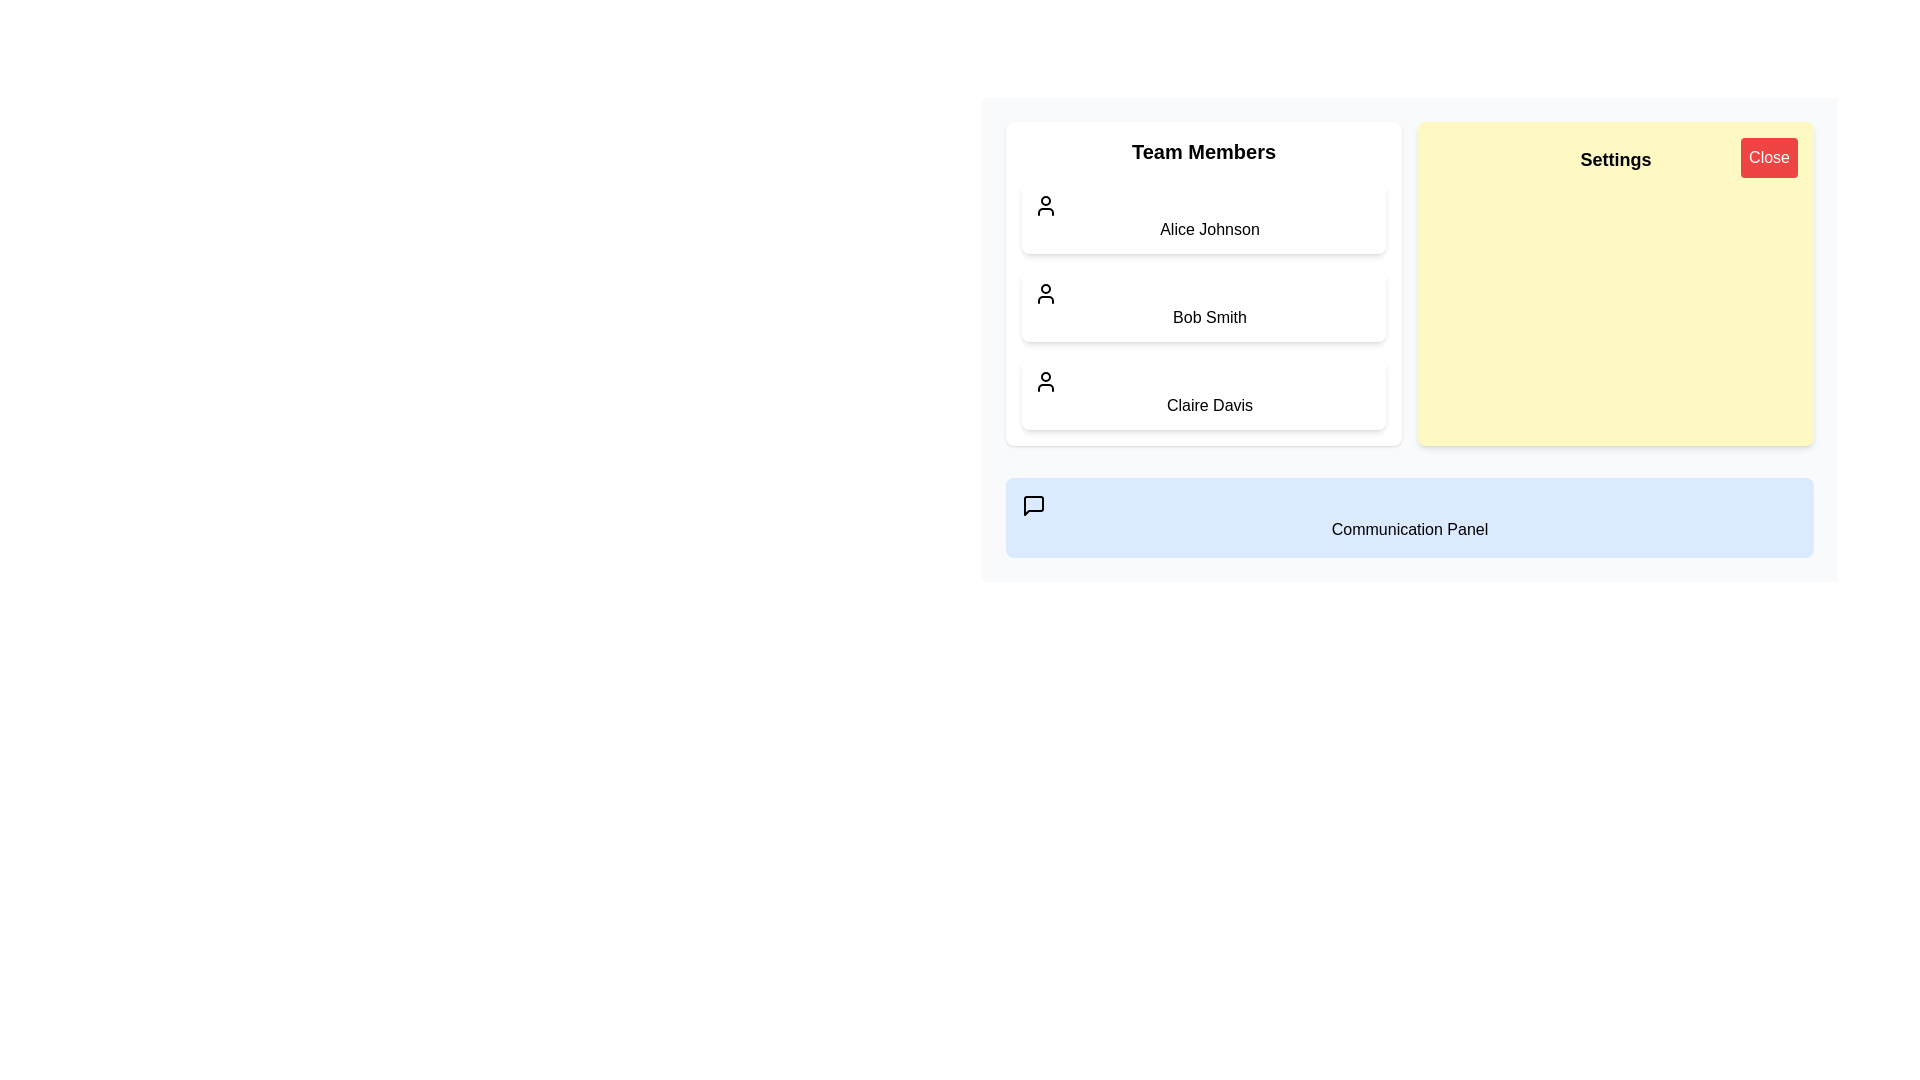 The height and width of the screenshot is (1080, 1920). Describe the element at coordinates (1208, 405) in the screenshot. I see `the static text label displaying 'Claire Davis', which is part of the team member list on the right side of the panel` at that location.